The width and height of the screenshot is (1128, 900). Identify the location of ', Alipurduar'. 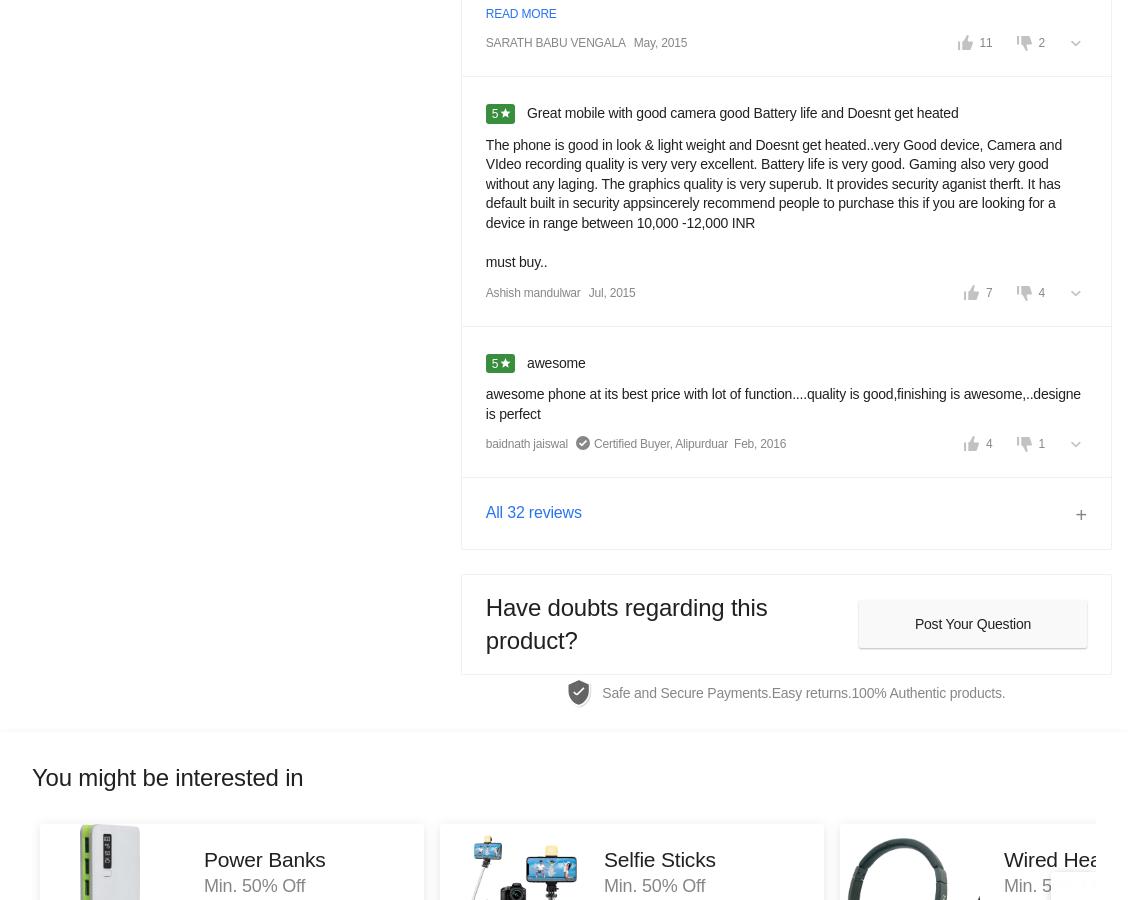
(669, 443).